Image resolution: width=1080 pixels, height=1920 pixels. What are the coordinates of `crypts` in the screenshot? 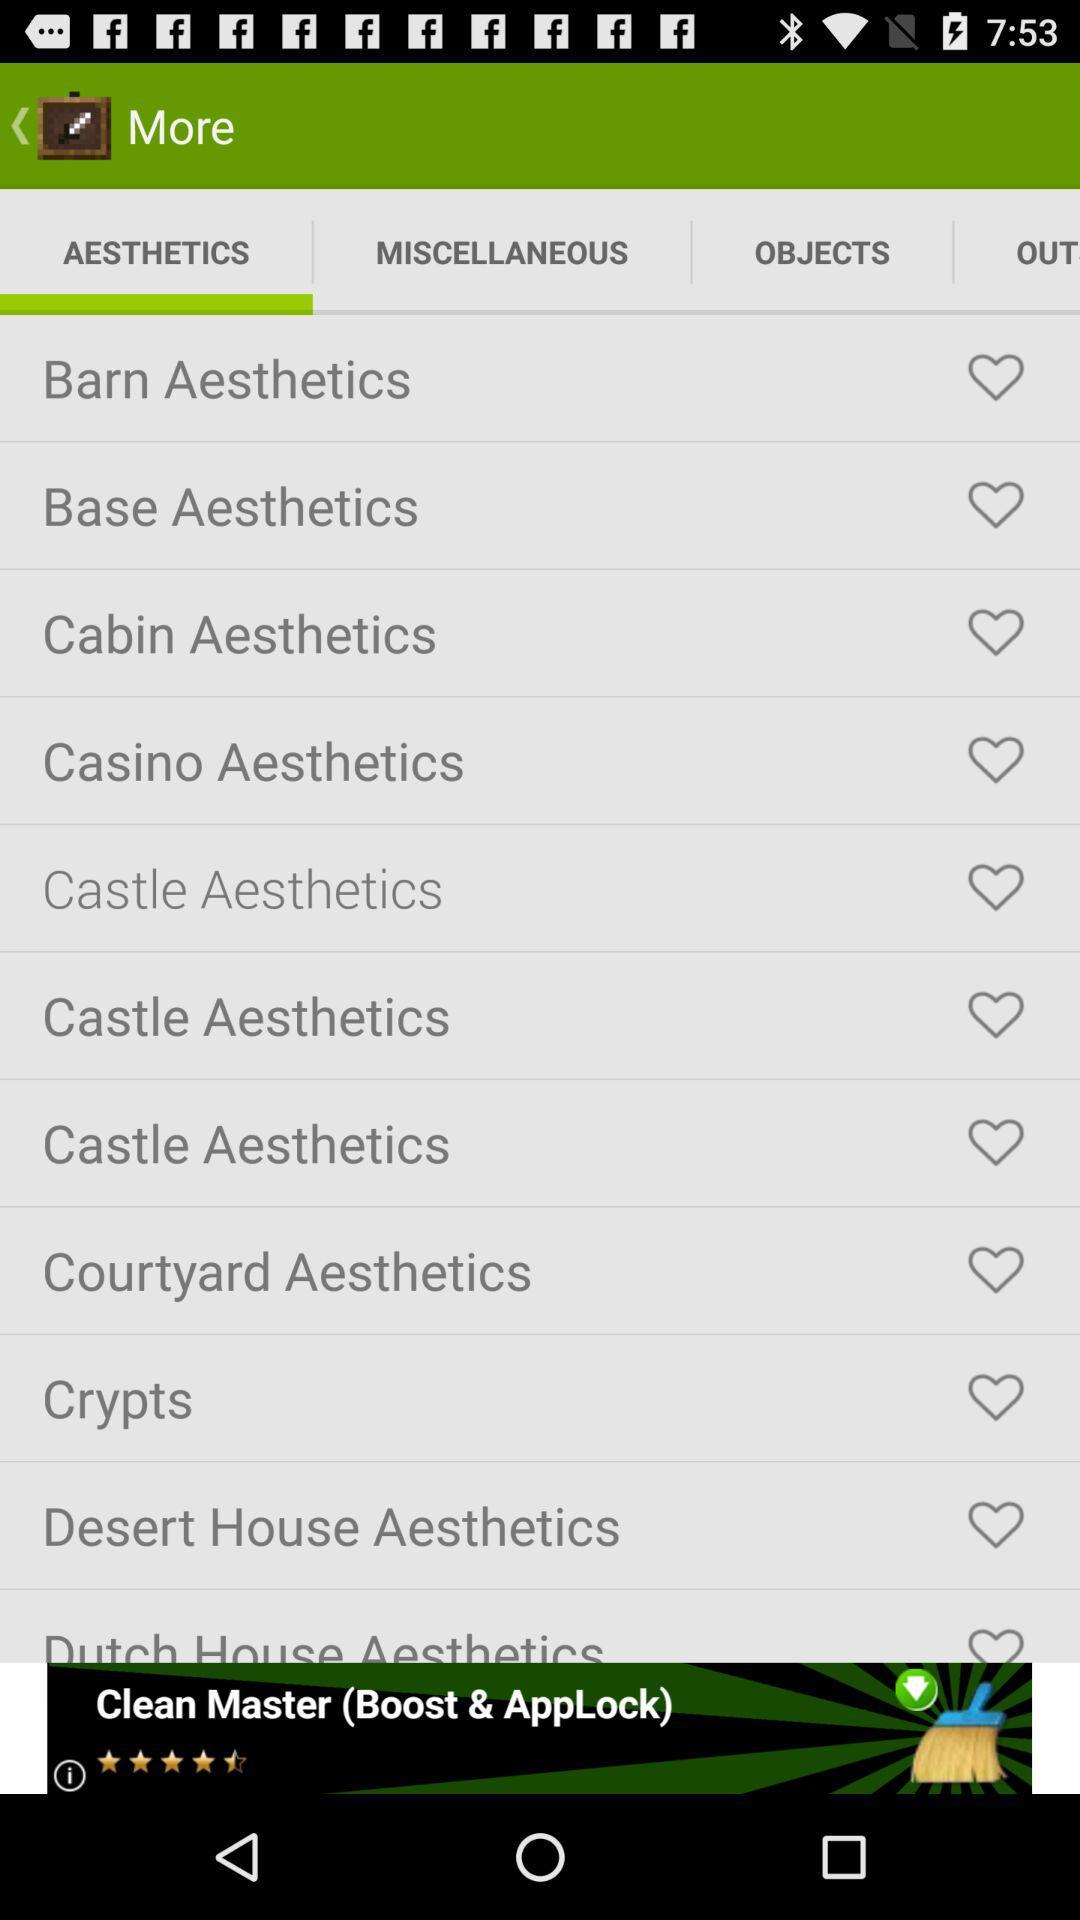 It's located at (995, 1396).